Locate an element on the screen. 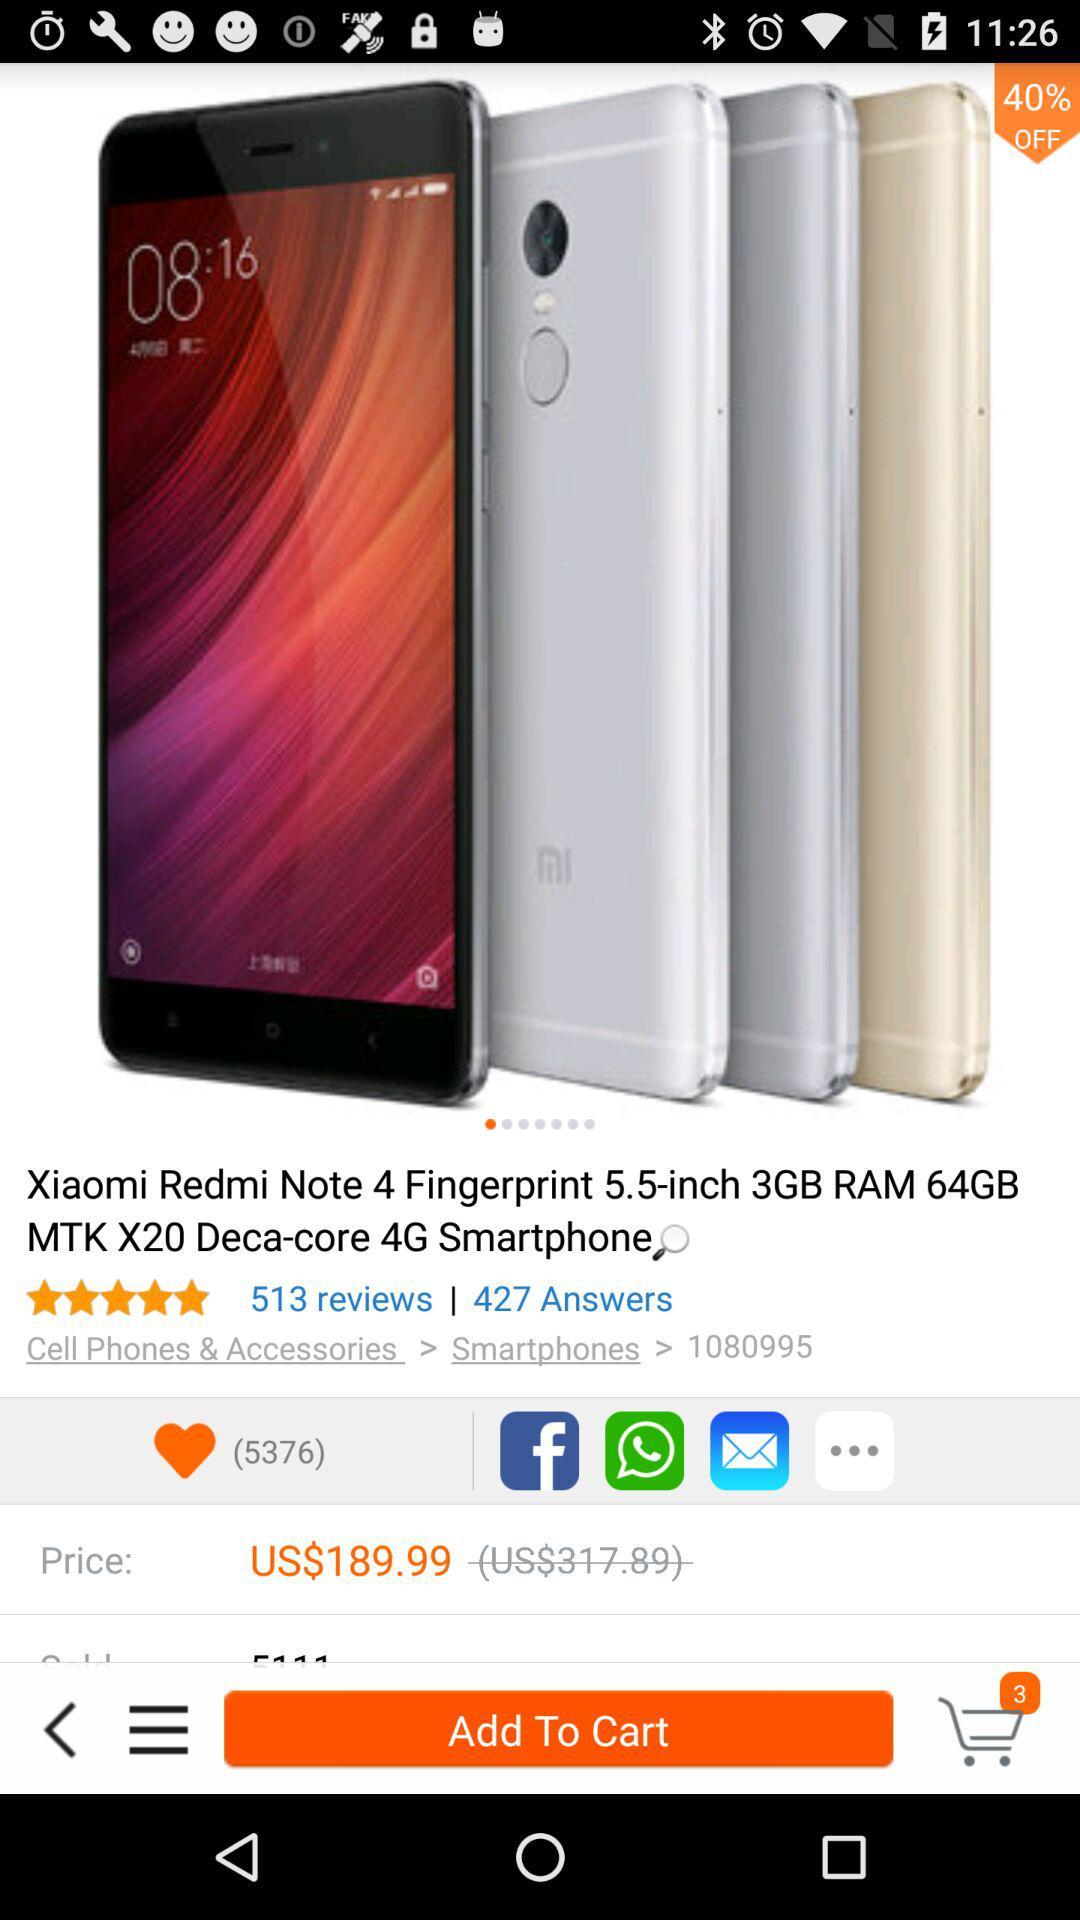 This screenshot has height=1920, width=1080. open email is located at coordinates (749, 1450).